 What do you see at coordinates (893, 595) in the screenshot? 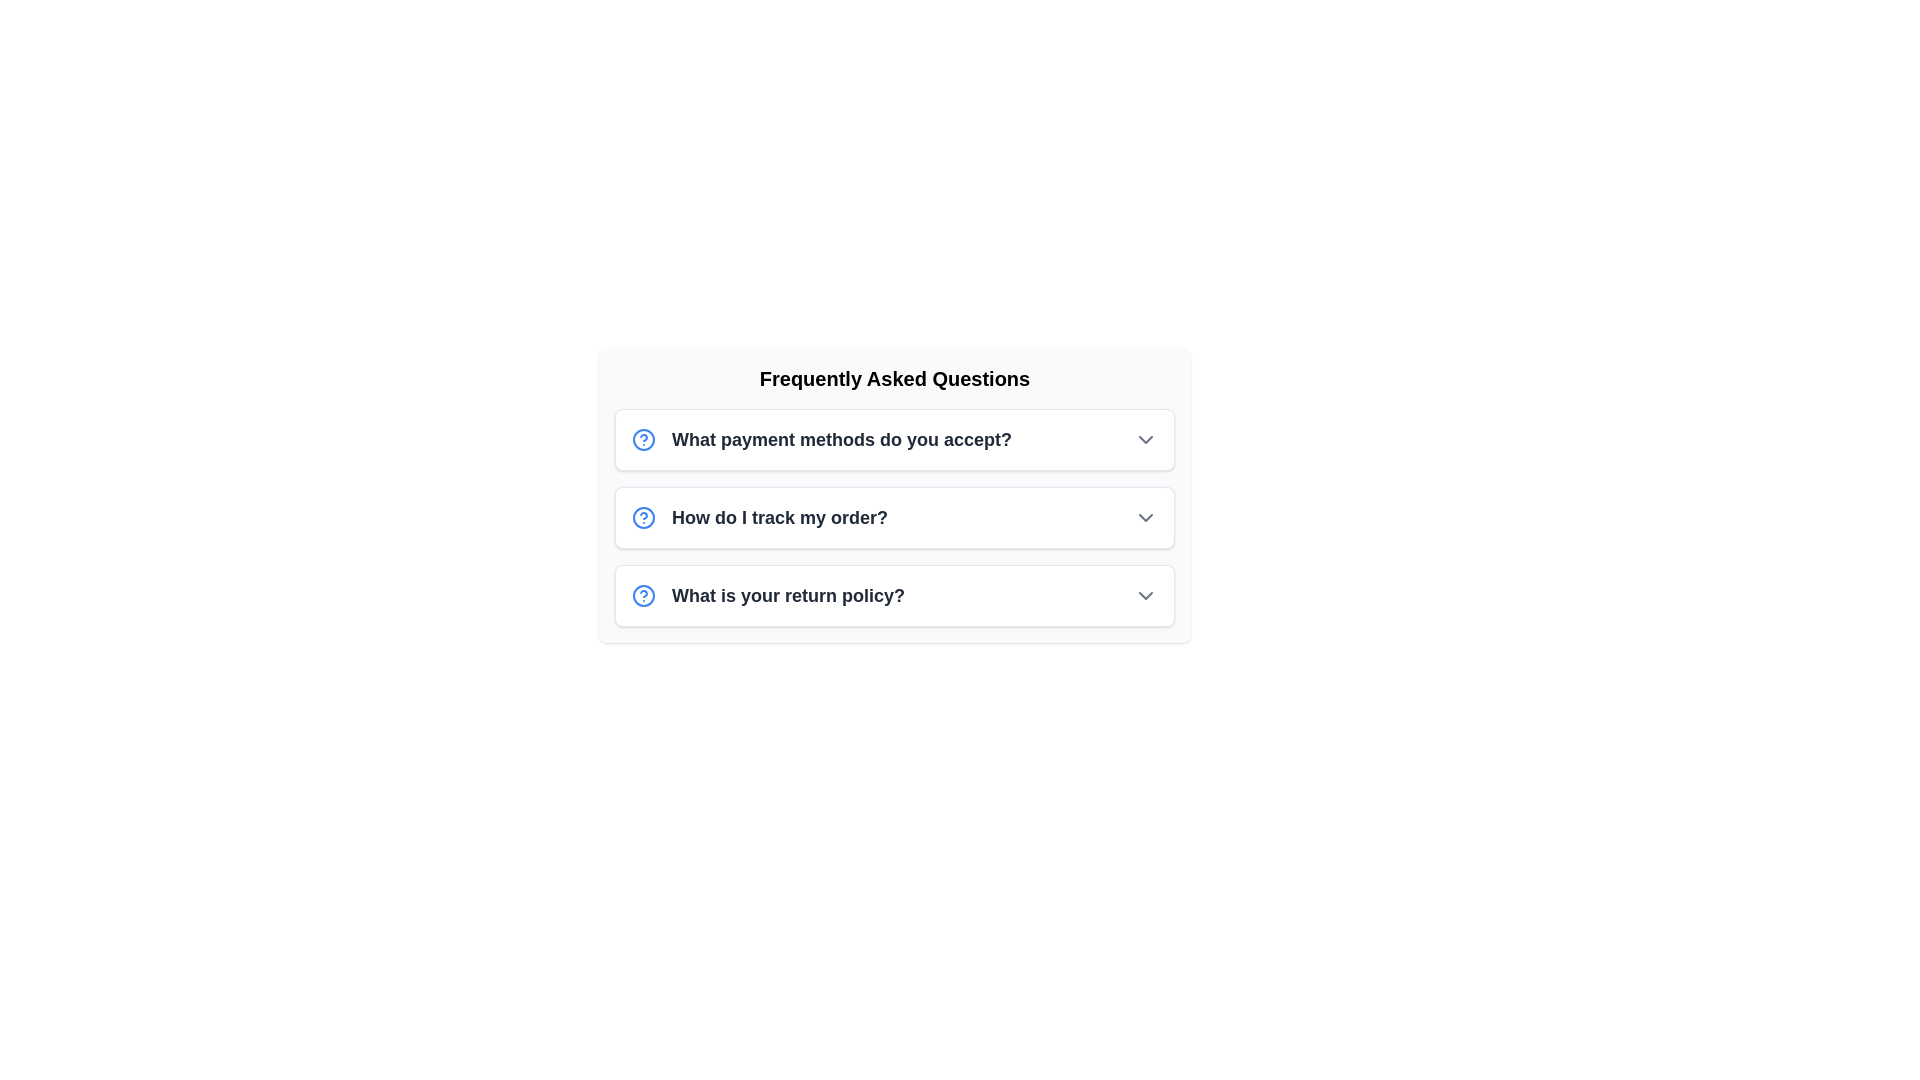
I see `the third item in the FAQ list, which expands` at bounding box center [893, 595].